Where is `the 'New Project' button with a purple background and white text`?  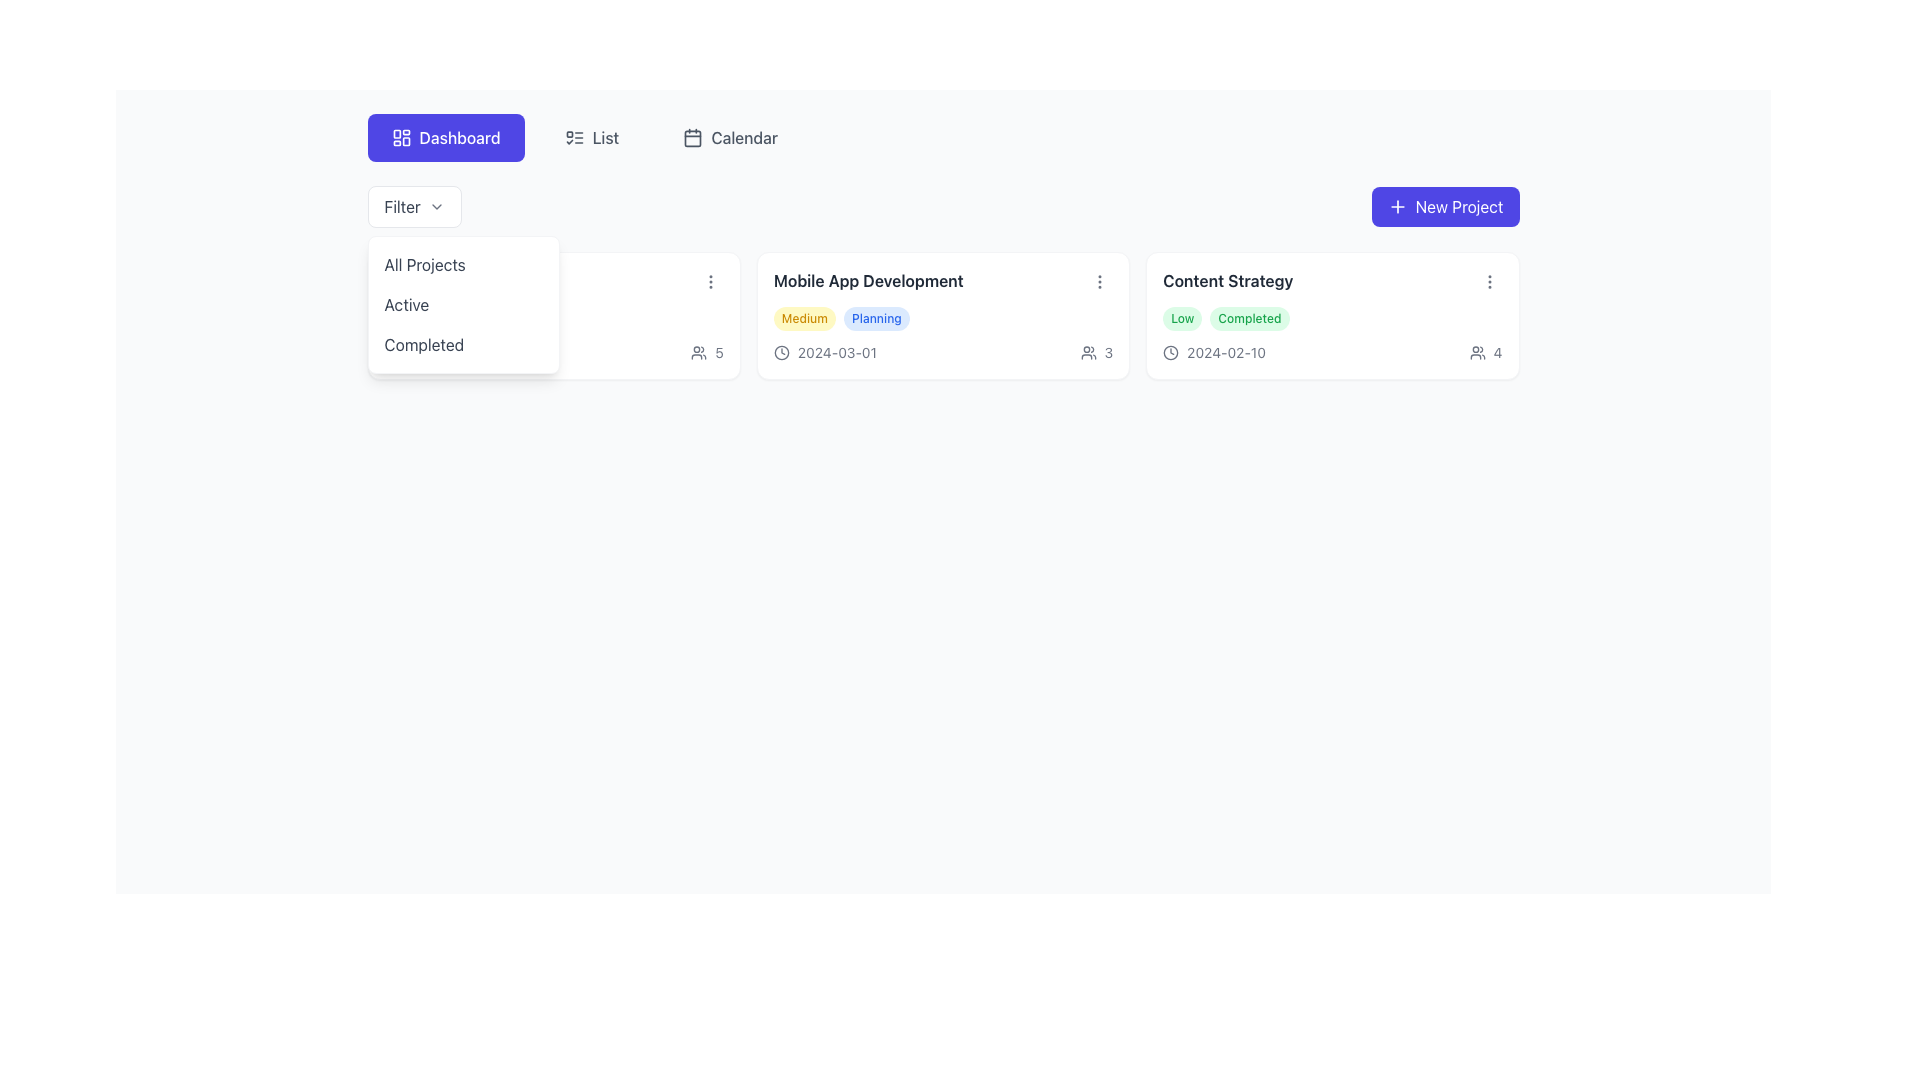 the 'New Project' button with a purple background and white text is located at coordinates (1445, 207).